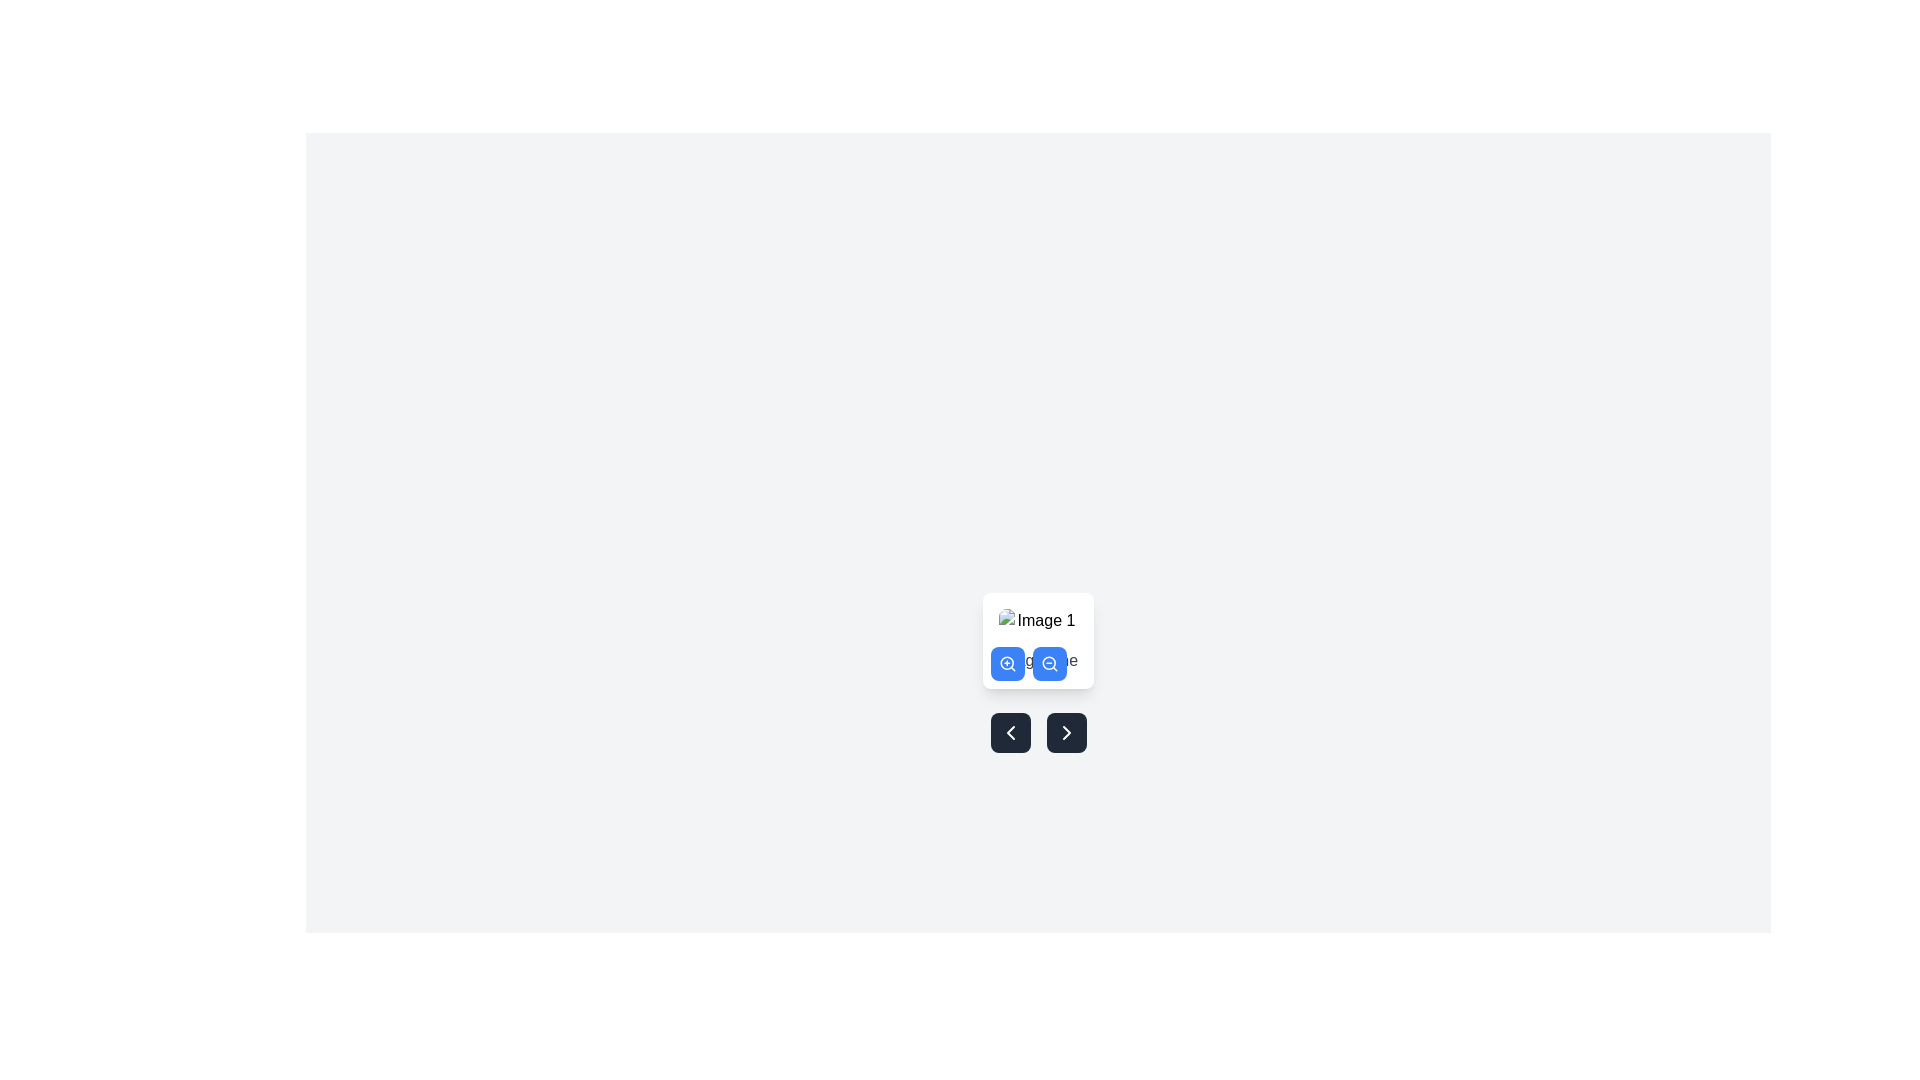 This screenshot has height=1080, width=1920. I want to click on the circular outline of the magnifying glass icon, which has a diameter of approximately 16 units and is positioned as the primary shape within the SVG icon, so click(1007, 663).